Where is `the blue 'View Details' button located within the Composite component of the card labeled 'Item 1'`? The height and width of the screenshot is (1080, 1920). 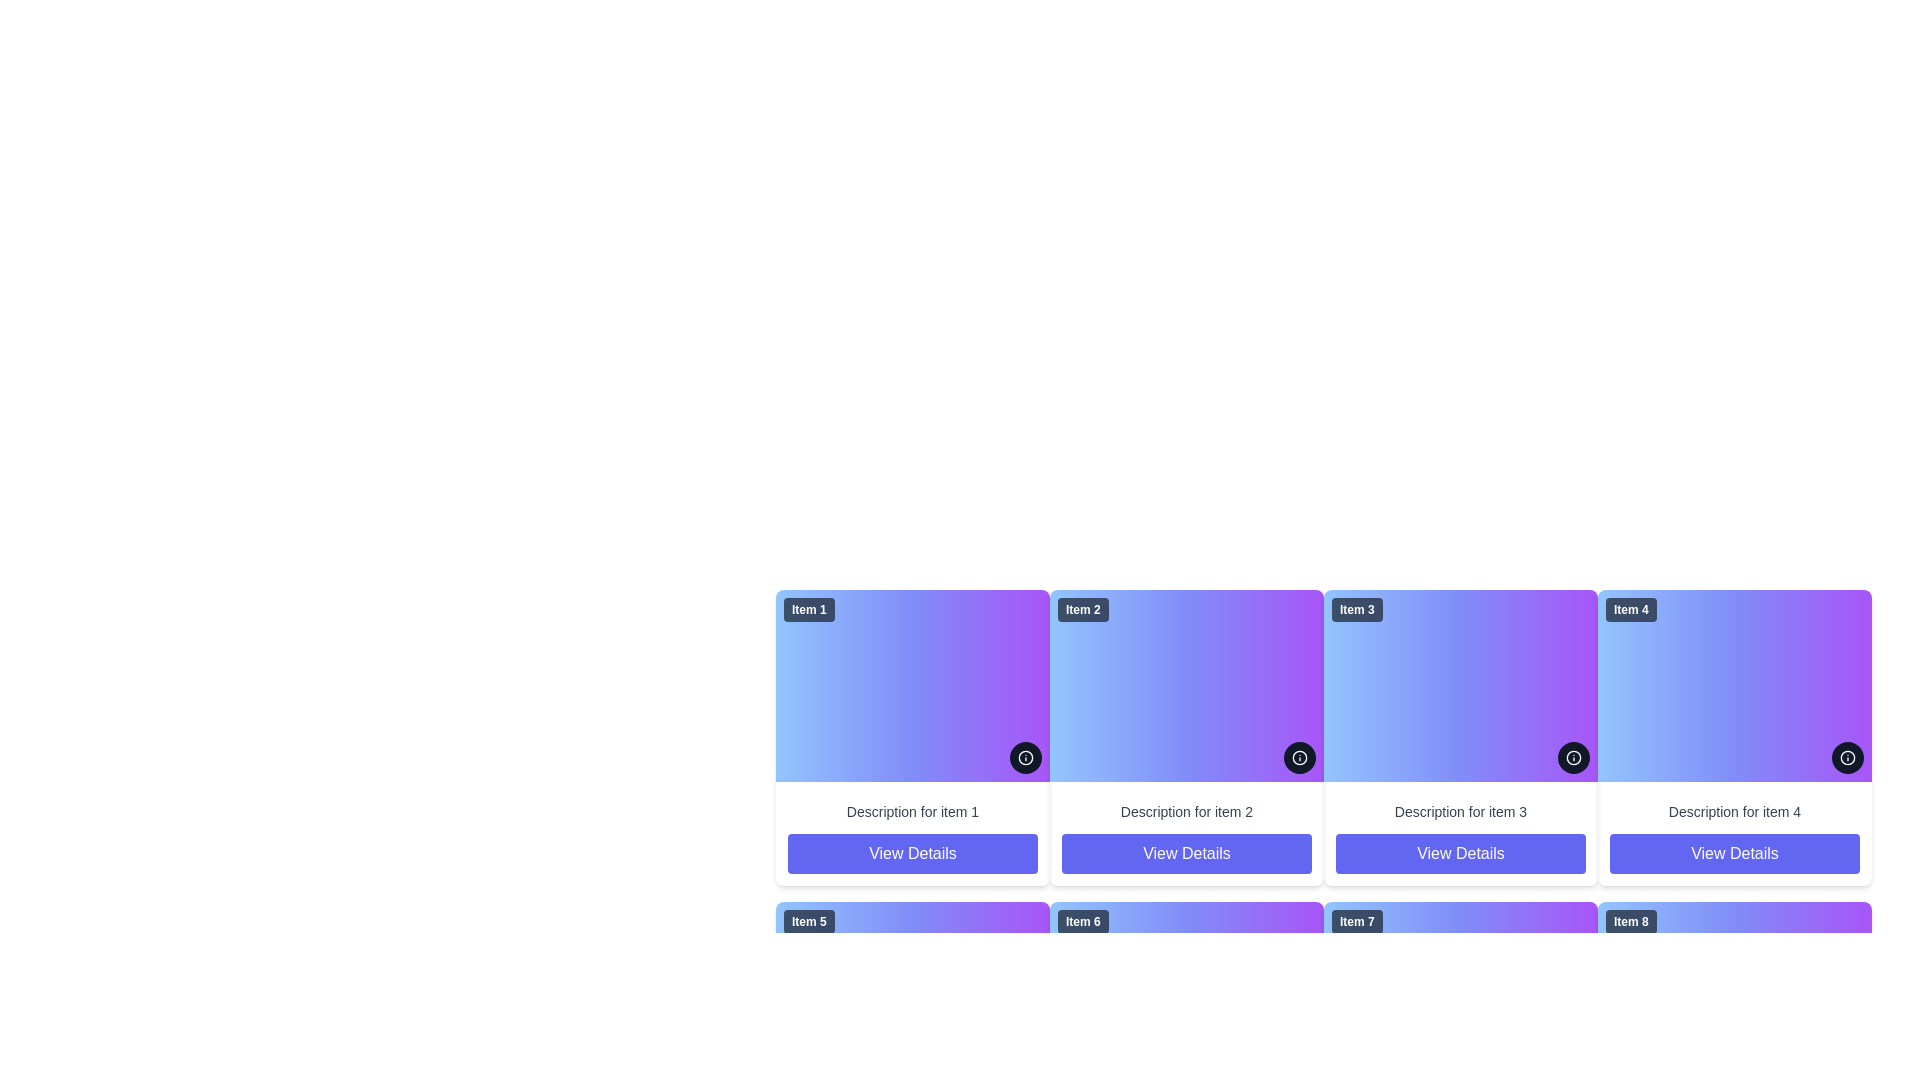
the blue 'View Details' button located within the Composite component of the card labeled 'Item 1' is located at coordinates (911, 833).